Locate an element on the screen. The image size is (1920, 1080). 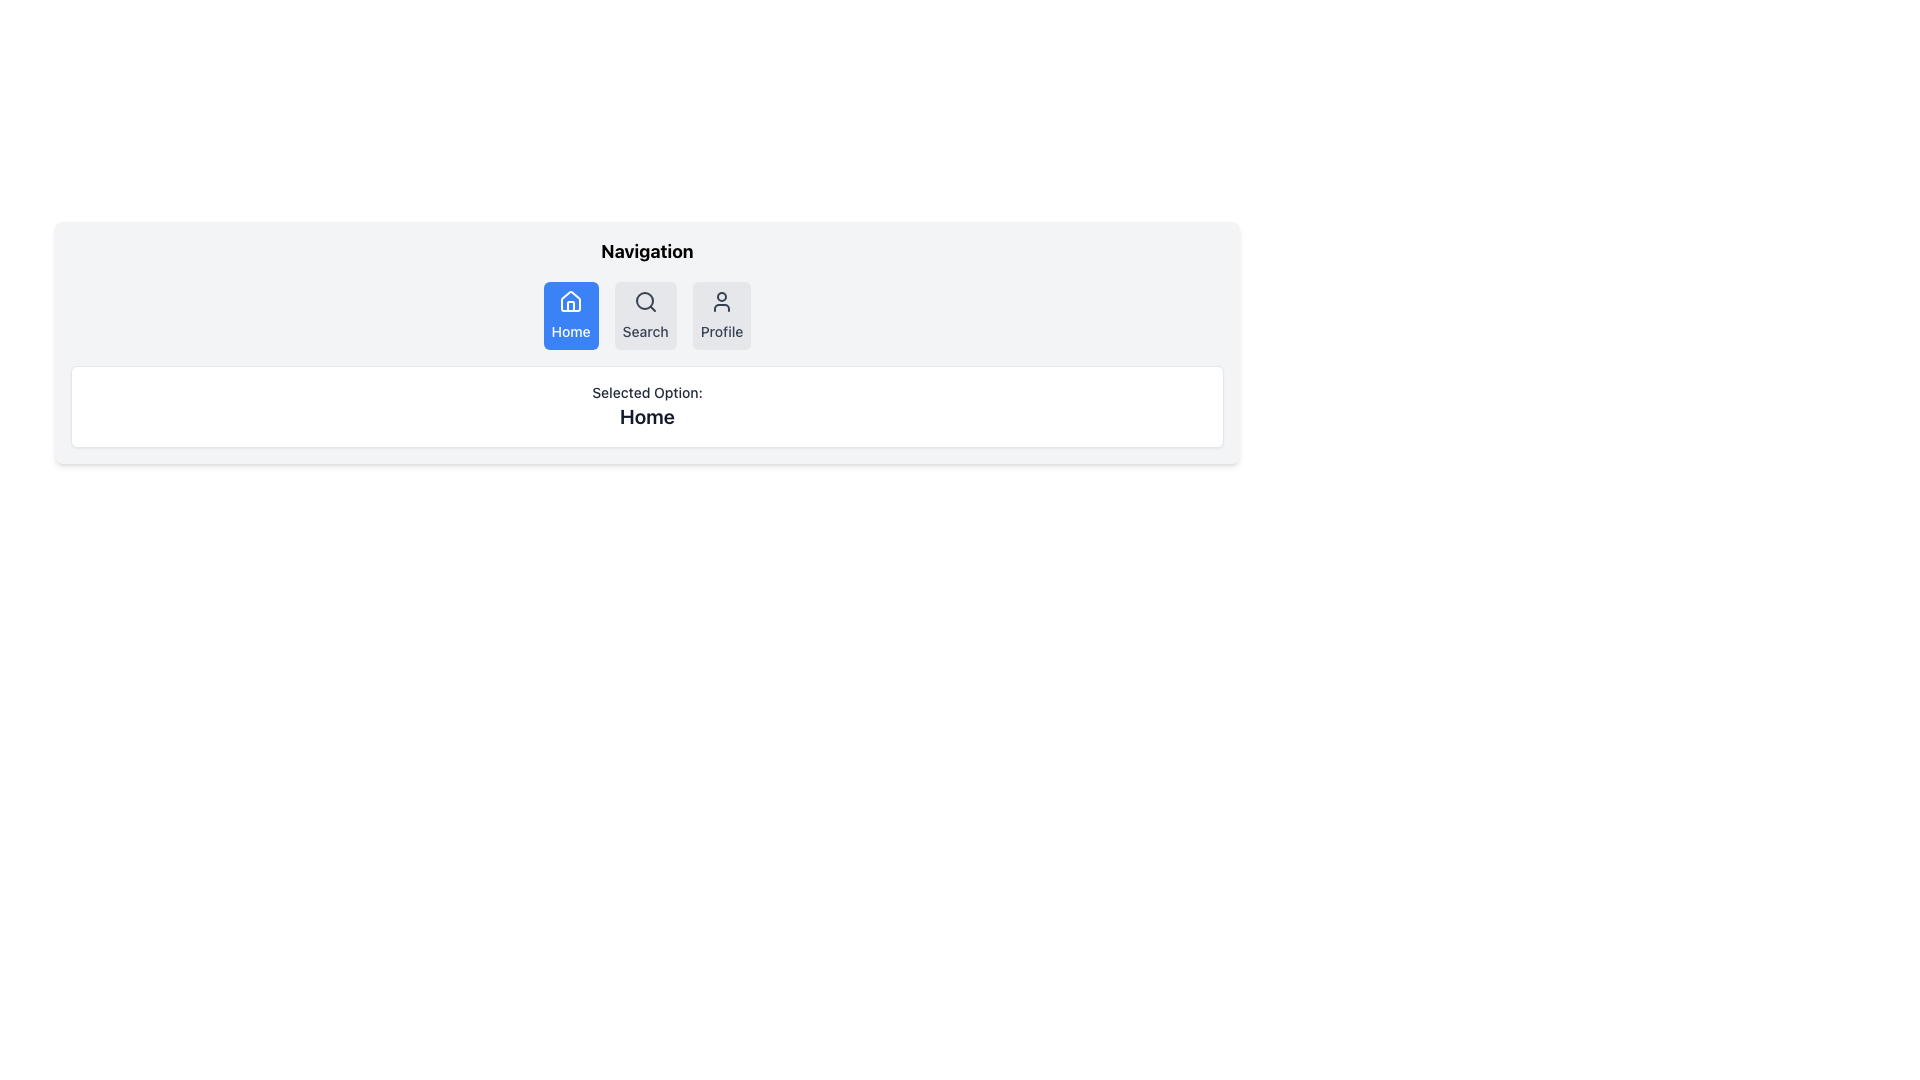
the static text label 'Search' located at the lower portion of the button in the navigation bar, which is the second button in a row of three buttons is located at coordinates (645, 330).